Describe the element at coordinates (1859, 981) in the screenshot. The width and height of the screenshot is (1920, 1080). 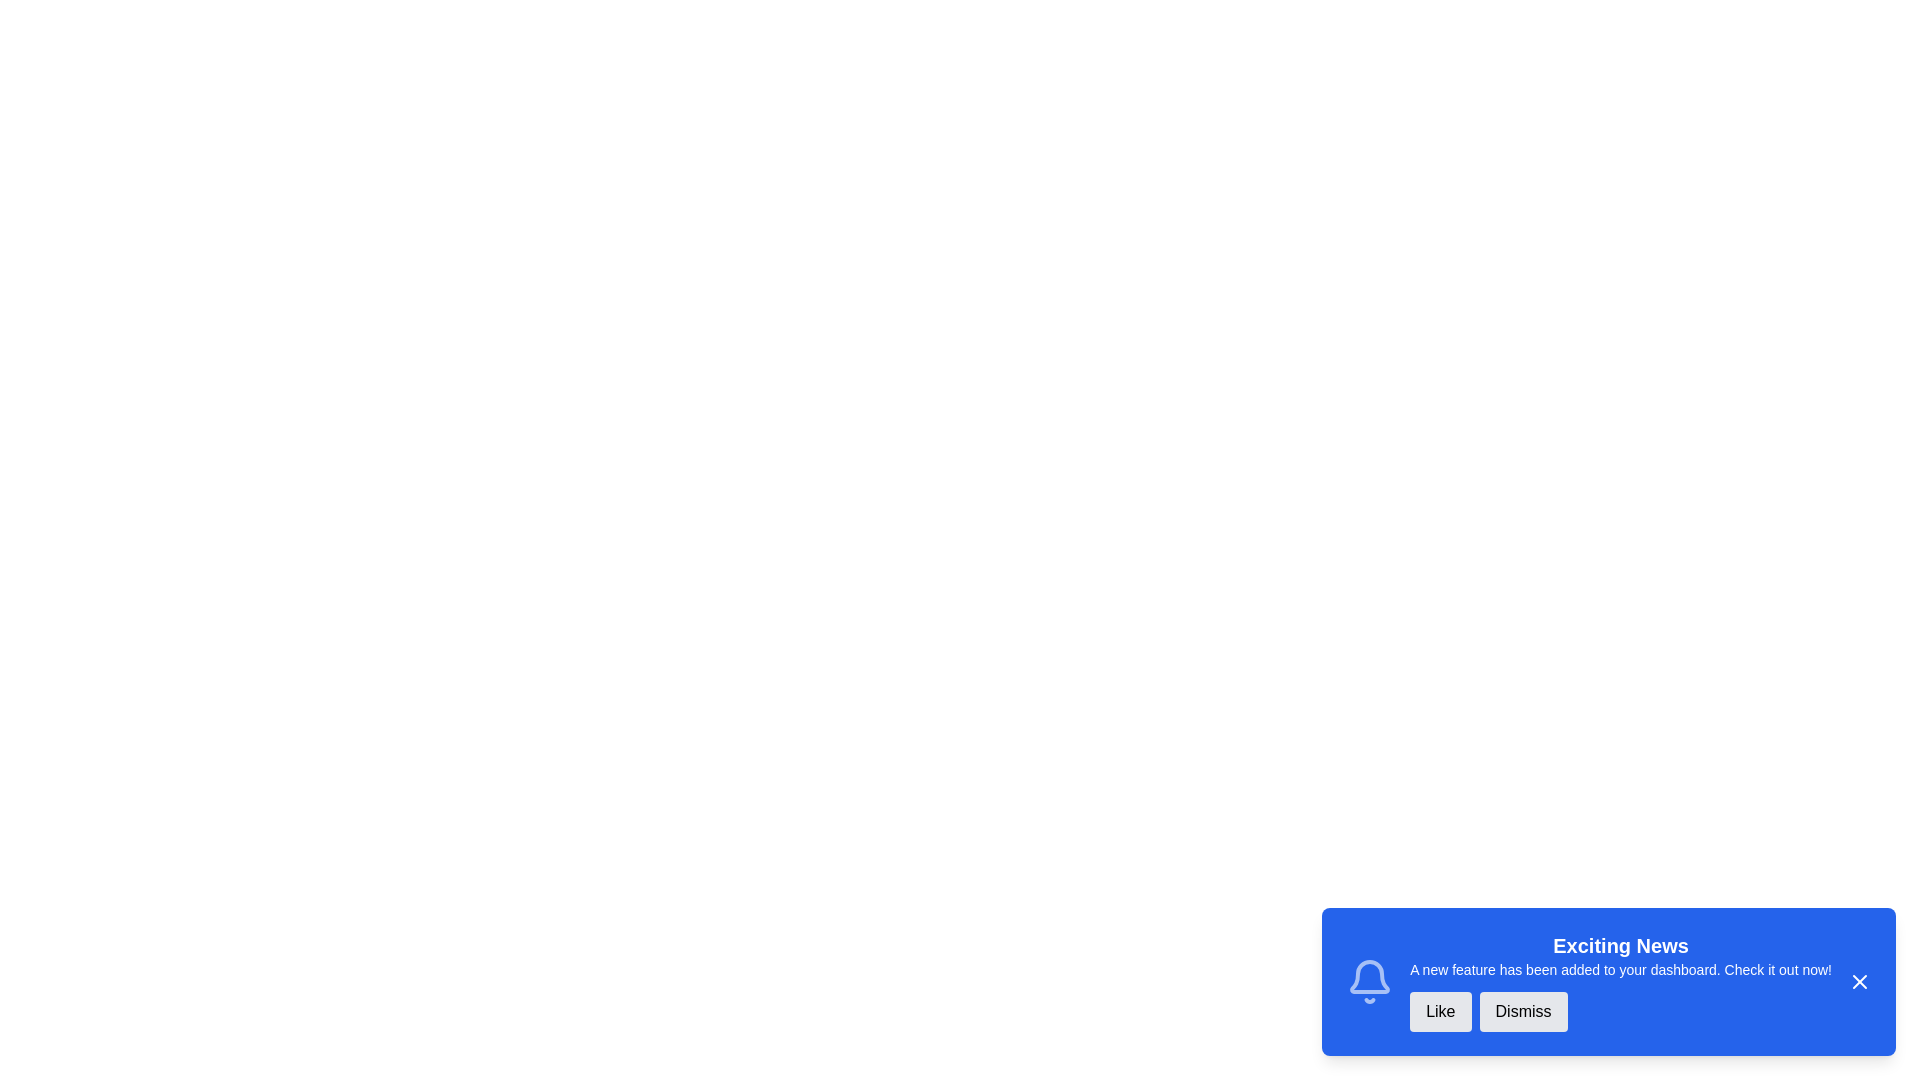
I see `the close icon (X) to close the snackbar` at that location.